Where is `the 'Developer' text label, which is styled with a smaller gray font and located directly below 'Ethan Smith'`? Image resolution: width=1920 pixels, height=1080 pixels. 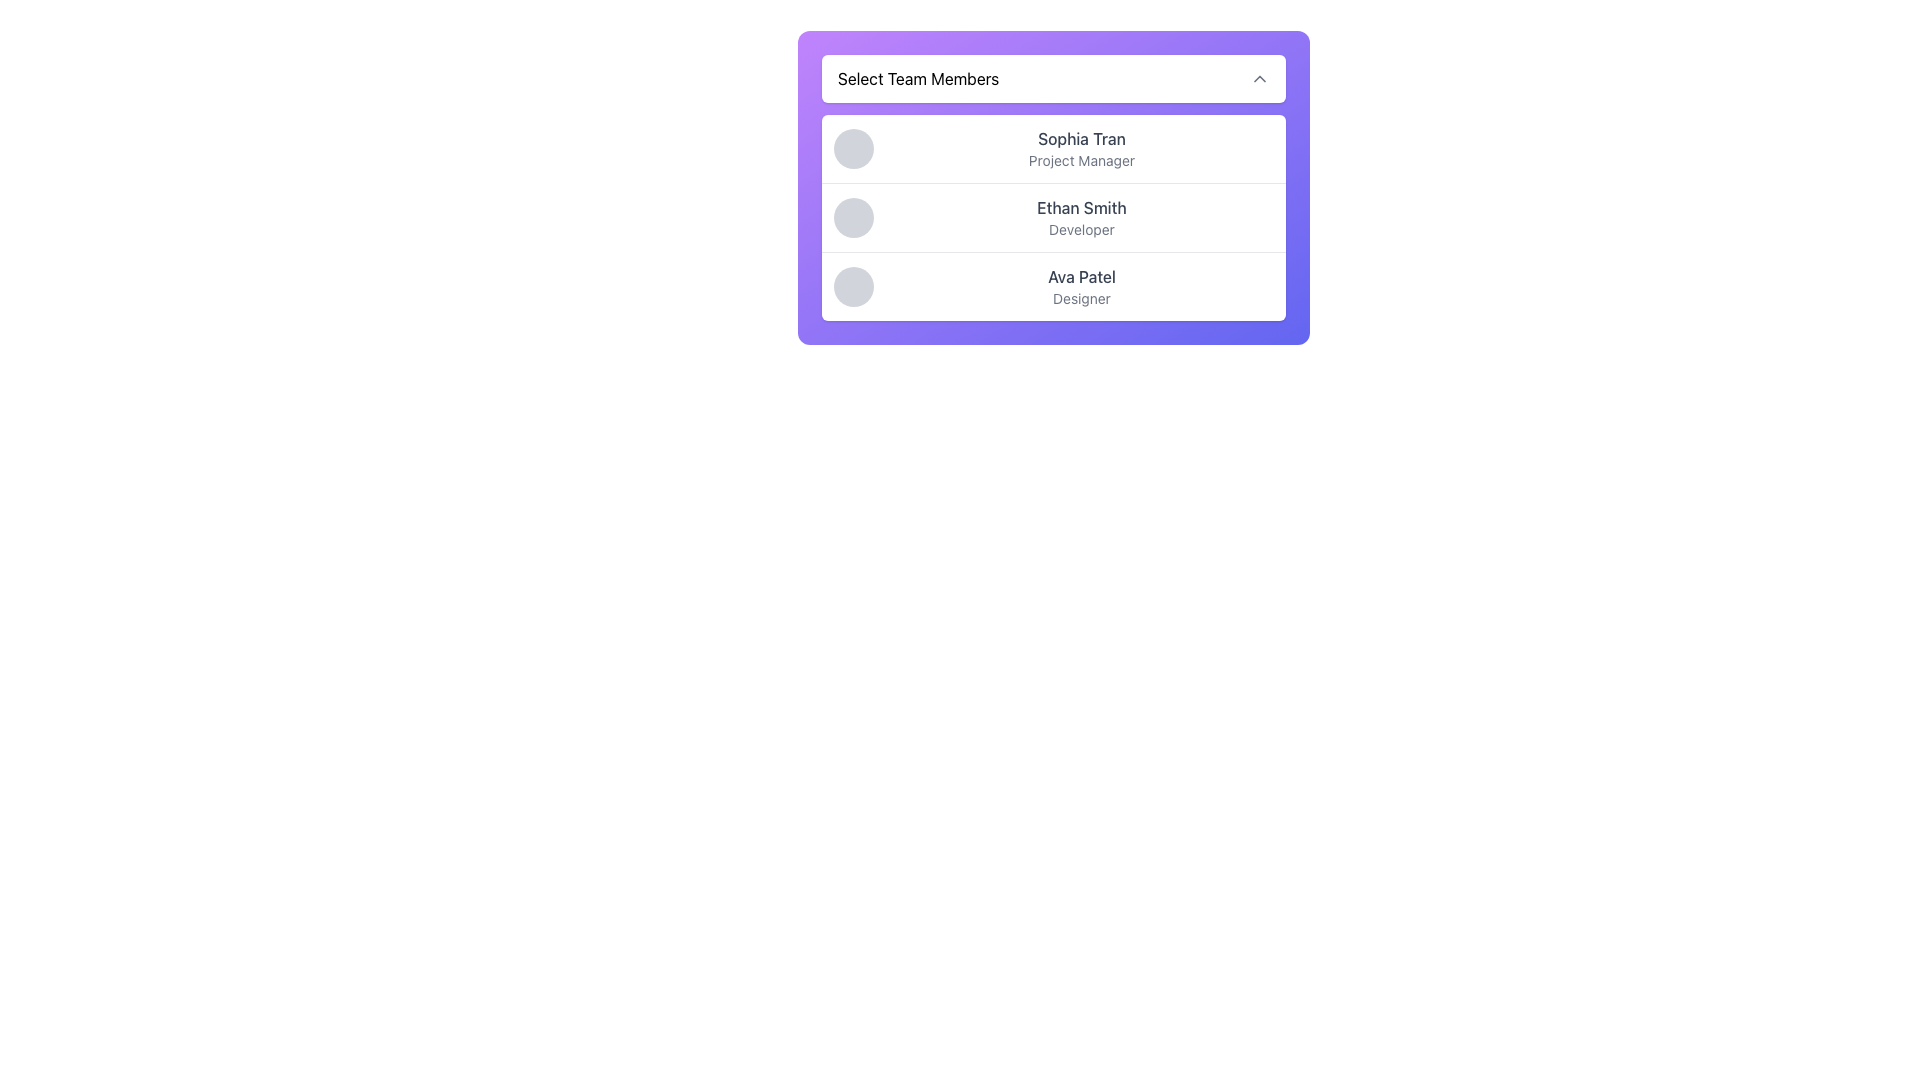 the 'Developer' text label, which is styled with a smaller gray font and located directly below 'Ethan Smith' is located at coordinates (1080, 229).